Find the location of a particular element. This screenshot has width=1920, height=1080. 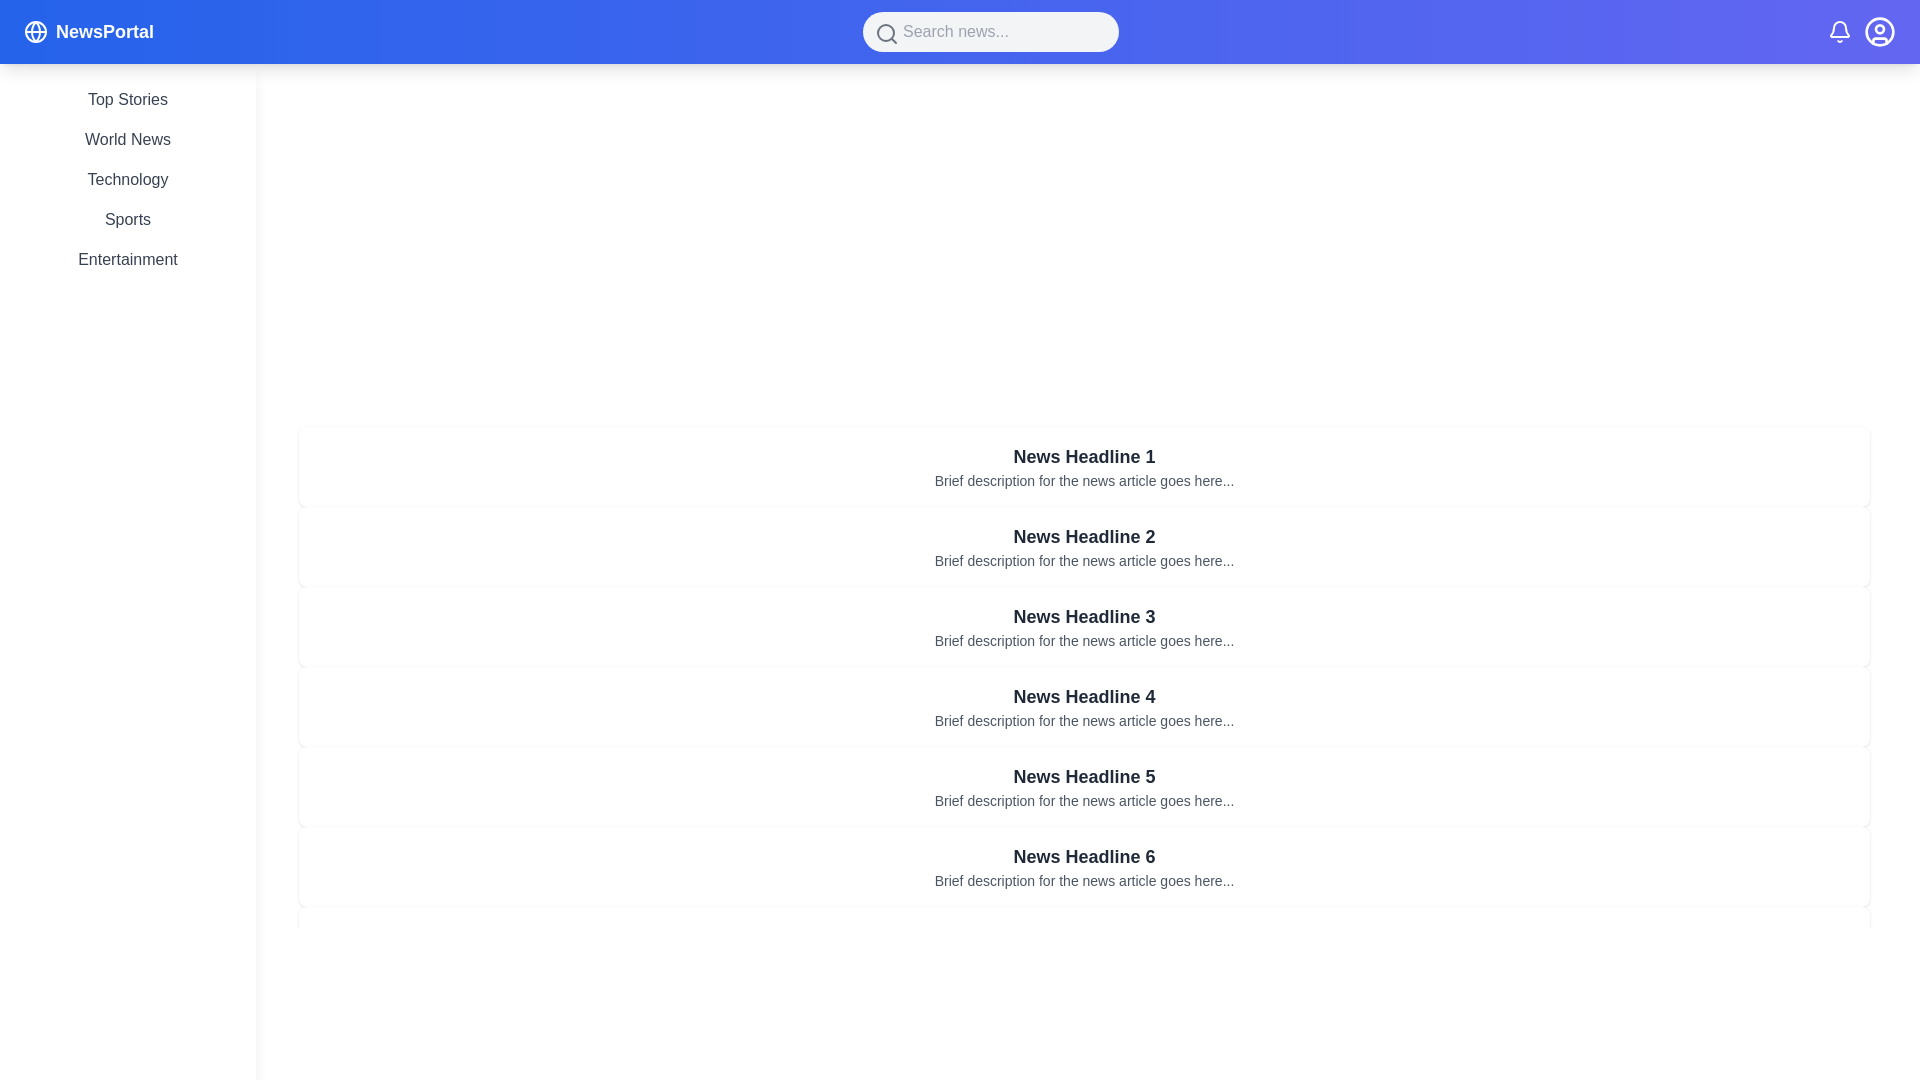

the 'Top Stories' static text element, which is styled in gray and highlights to indigo when hovered, located at the top of the vertical list on the left sidebar is located at coordinates (127, 100).